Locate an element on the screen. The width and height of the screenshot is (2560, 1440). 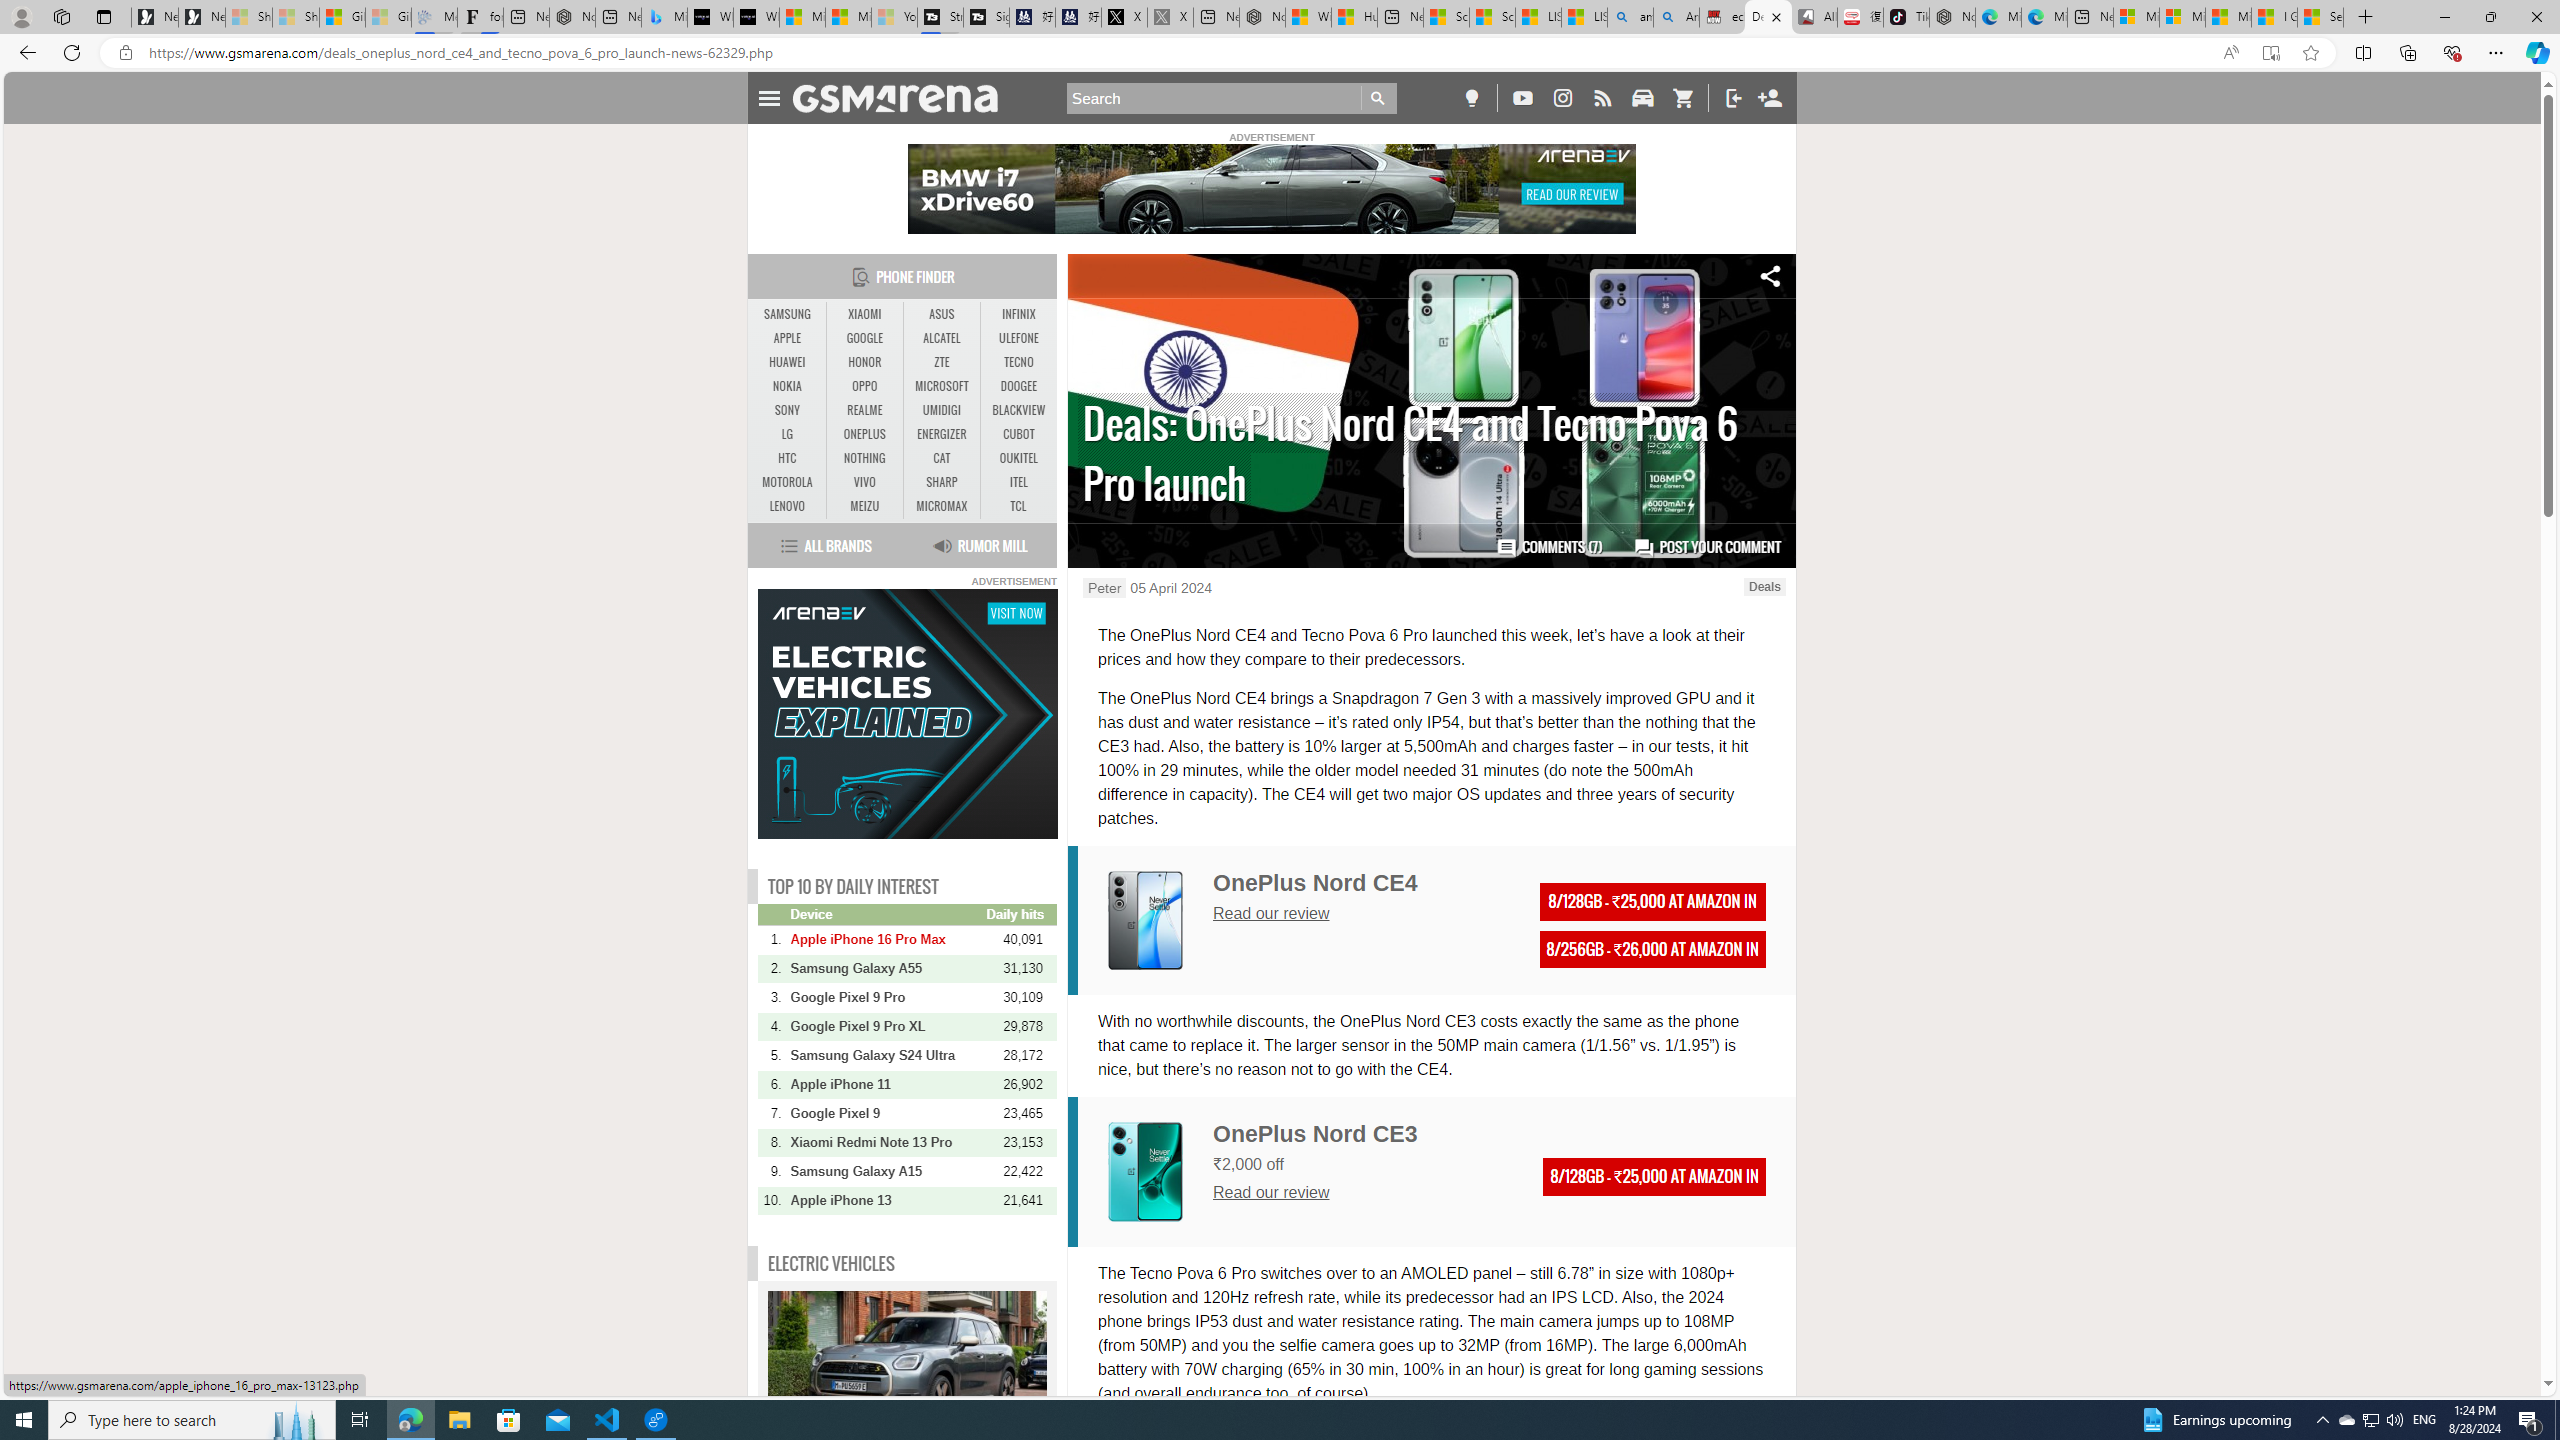
'HUAWEI' is located at coordinates (787, 361).